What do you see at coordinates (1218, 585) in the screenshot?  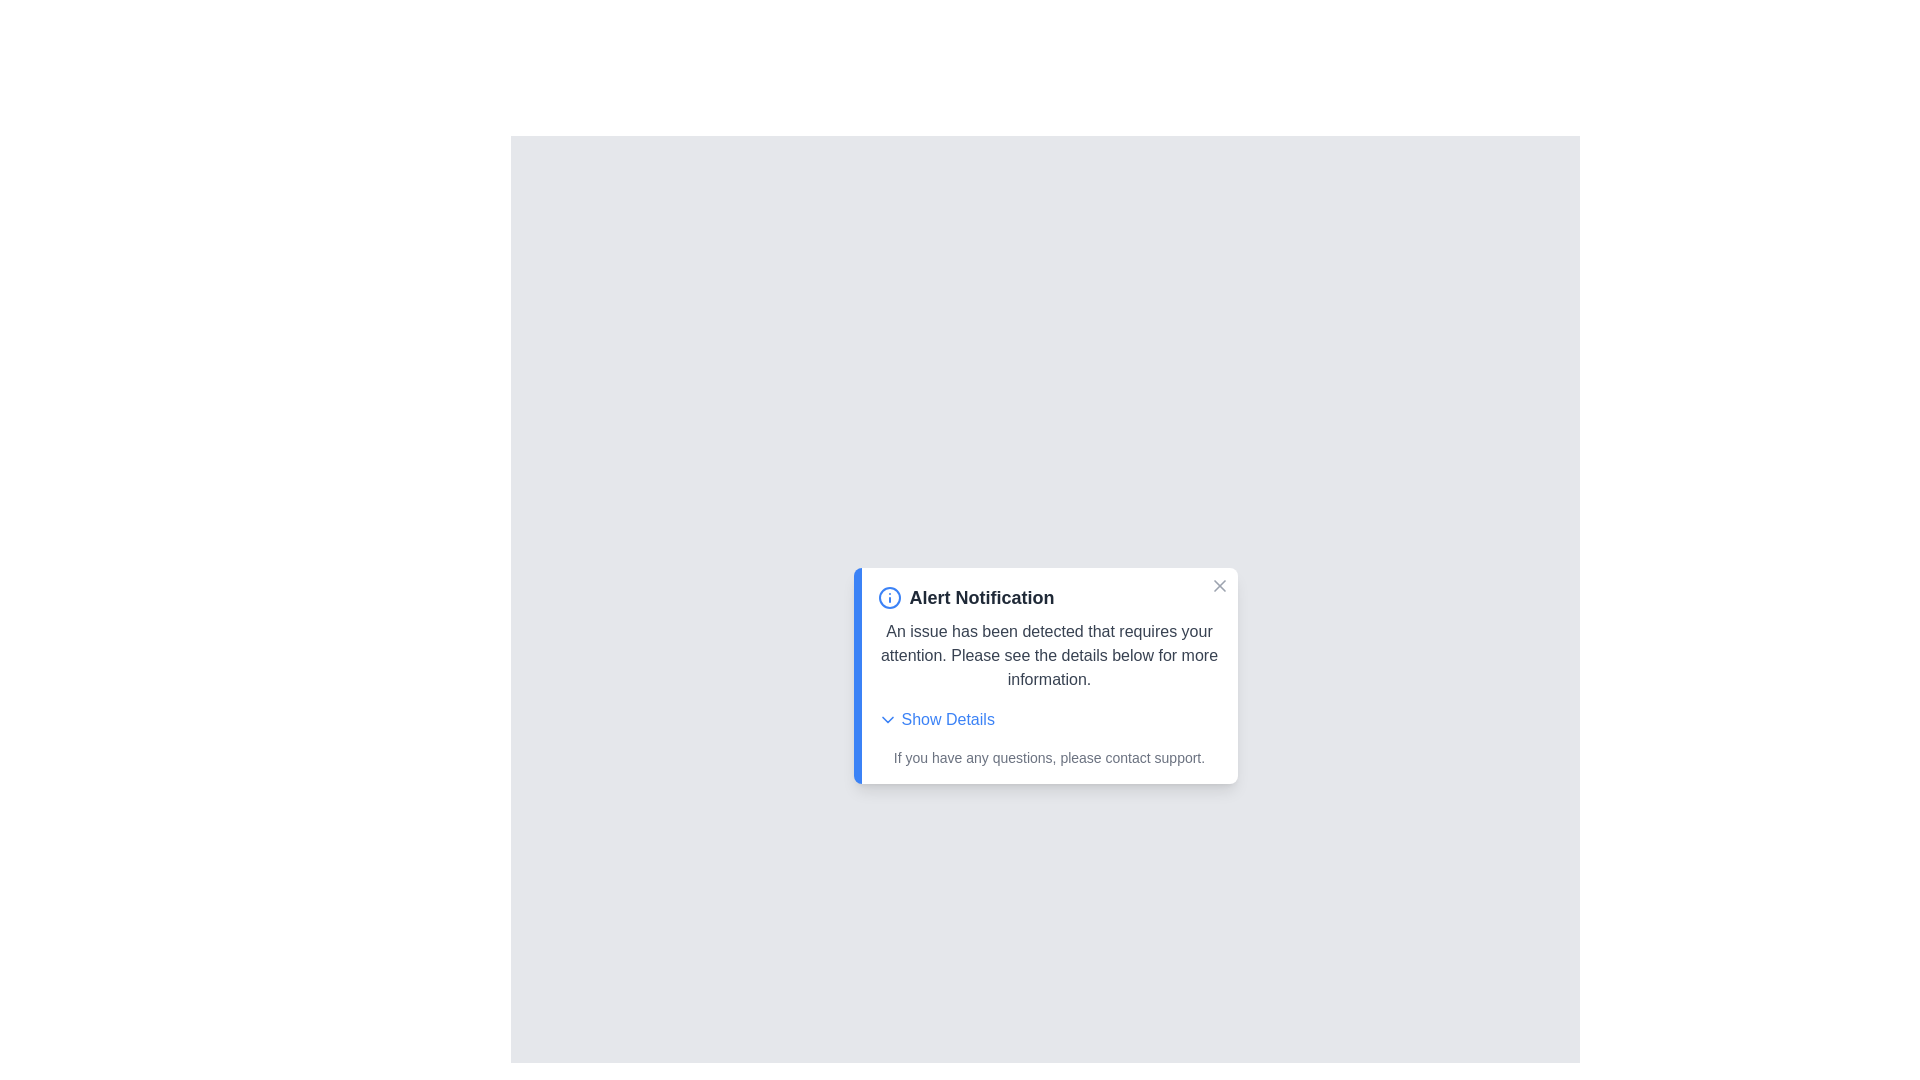 I see `the close button to close the alert` at bounding box center [1218, 585].